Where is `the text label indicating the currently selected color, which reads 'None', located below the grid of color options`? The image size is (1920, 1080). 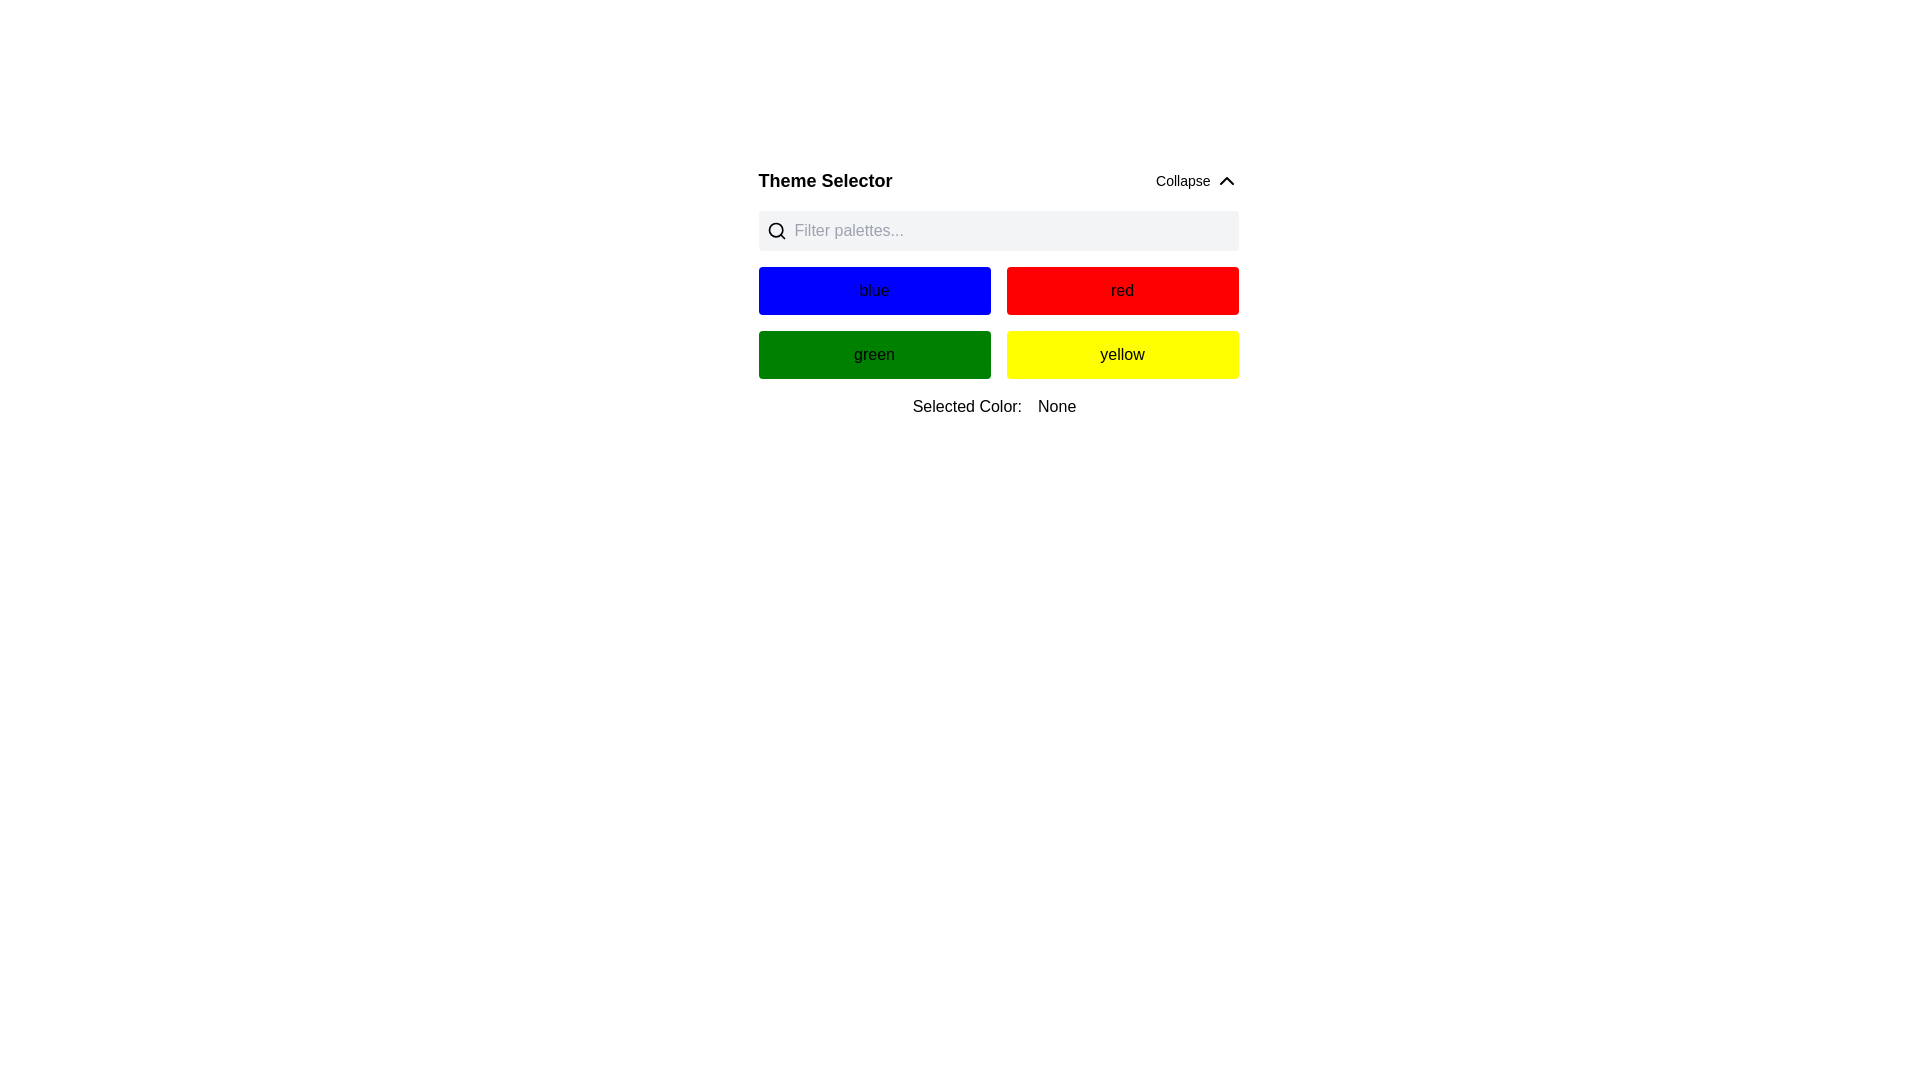 the text label indicating the currently selected color, which reads 'None', located below the grid of color options is located at coordinates (1056, 405).